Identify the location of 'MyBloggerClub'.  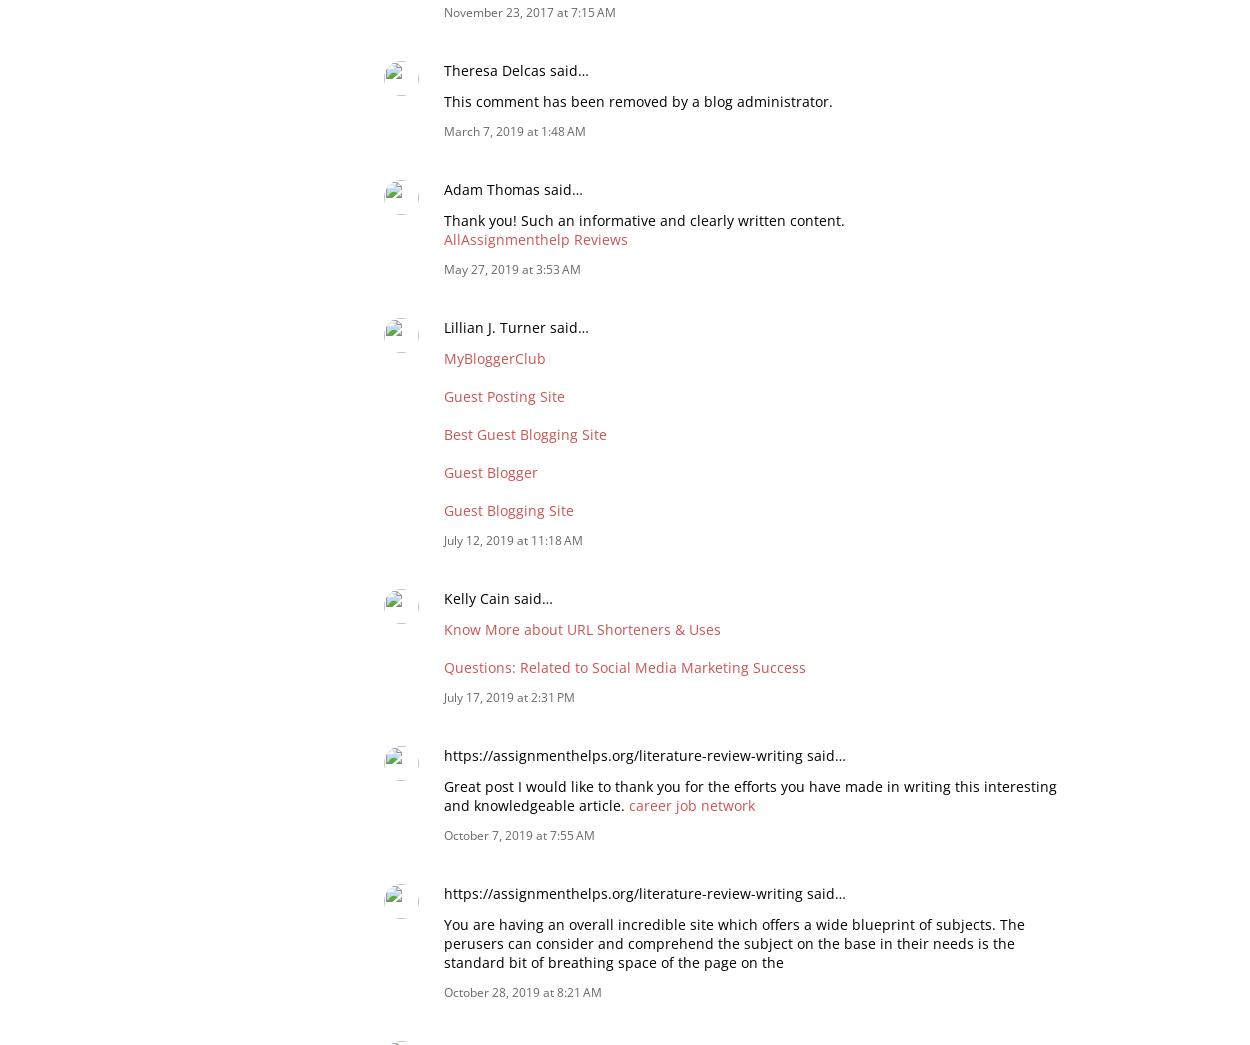
(494, 356).